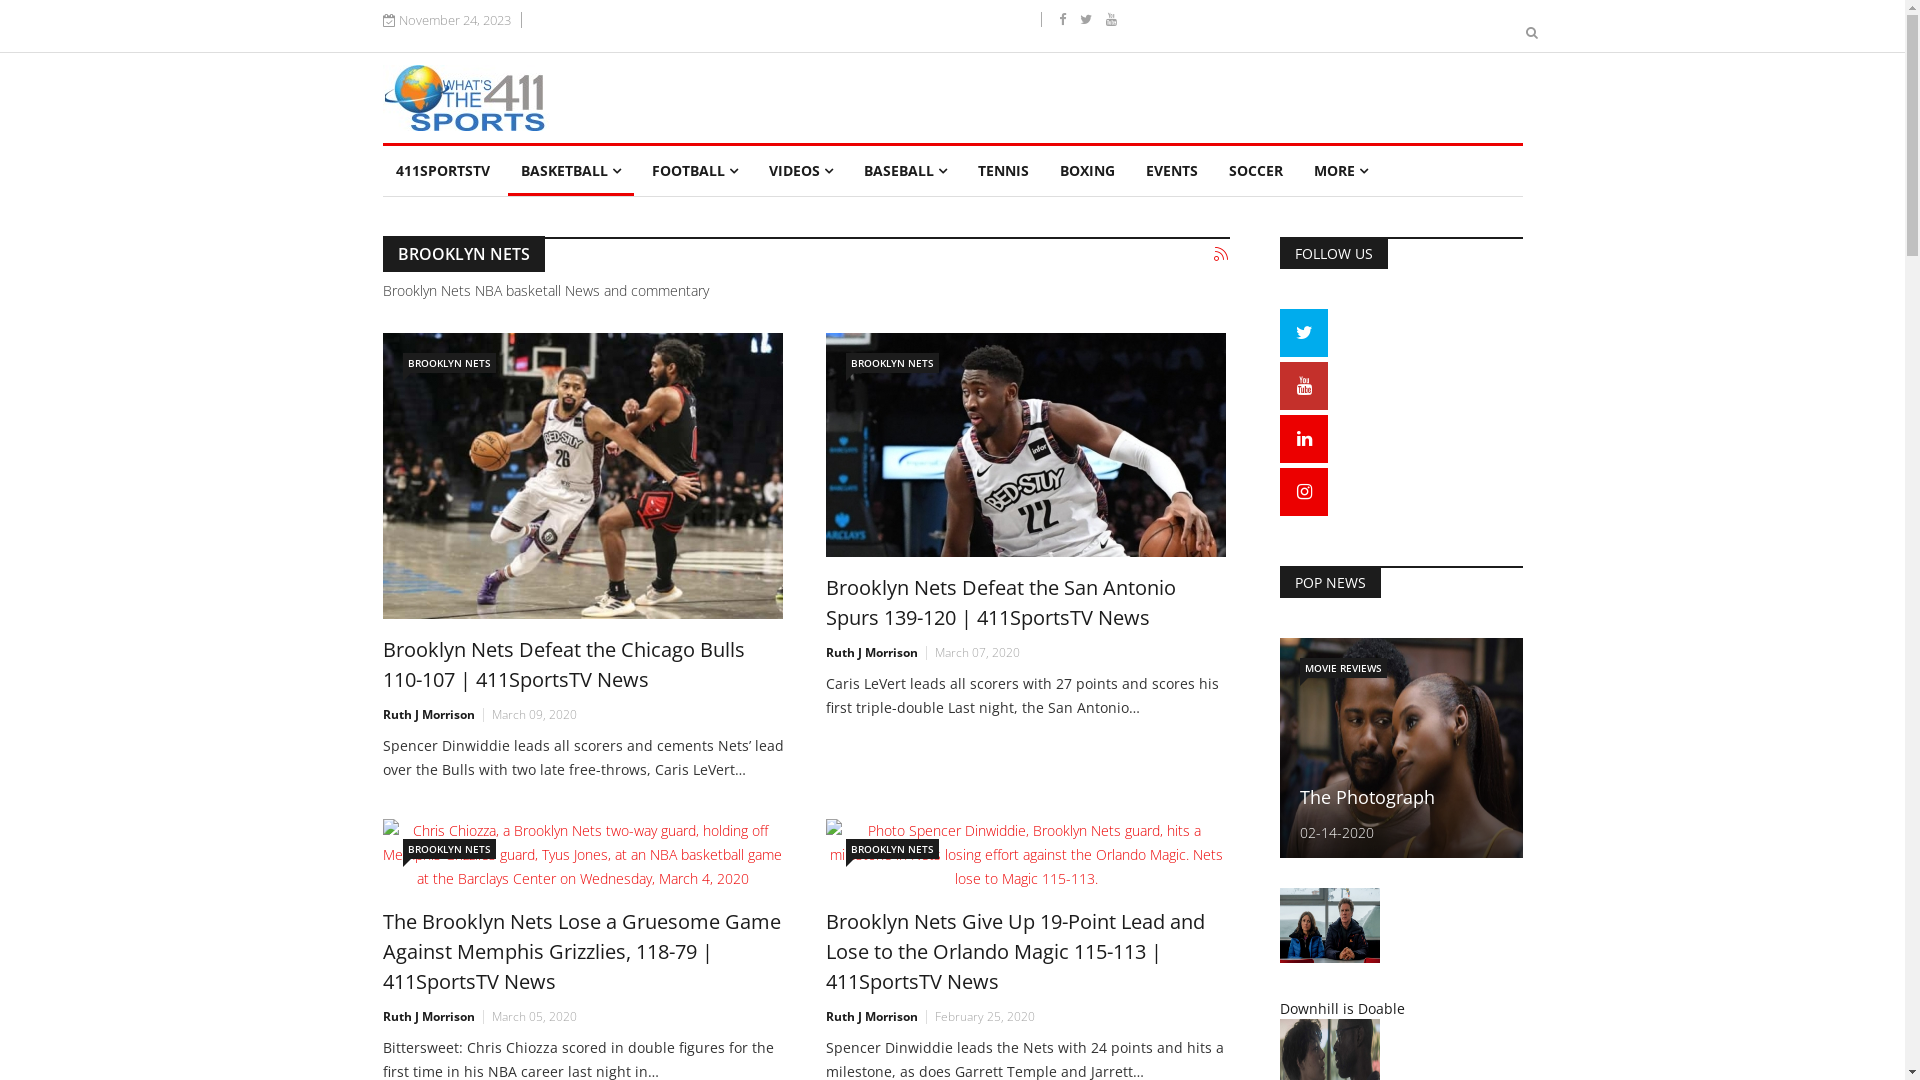 The height and width of the screenshot is (1080, 1920). Describe the element at coordinates (1339, 169) in the screenshot. I see `'MORE'` at that location.